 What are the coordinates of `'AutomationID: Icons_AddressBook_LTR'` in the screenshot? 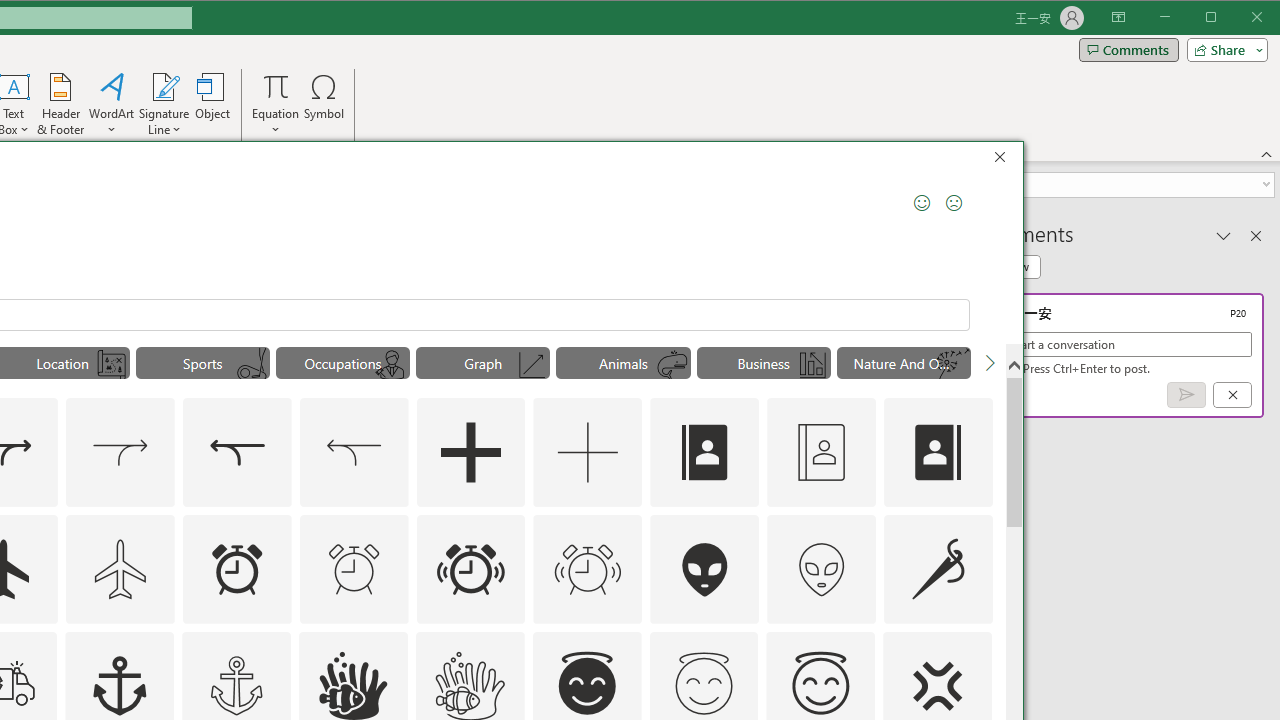 It's located at (705, 452).